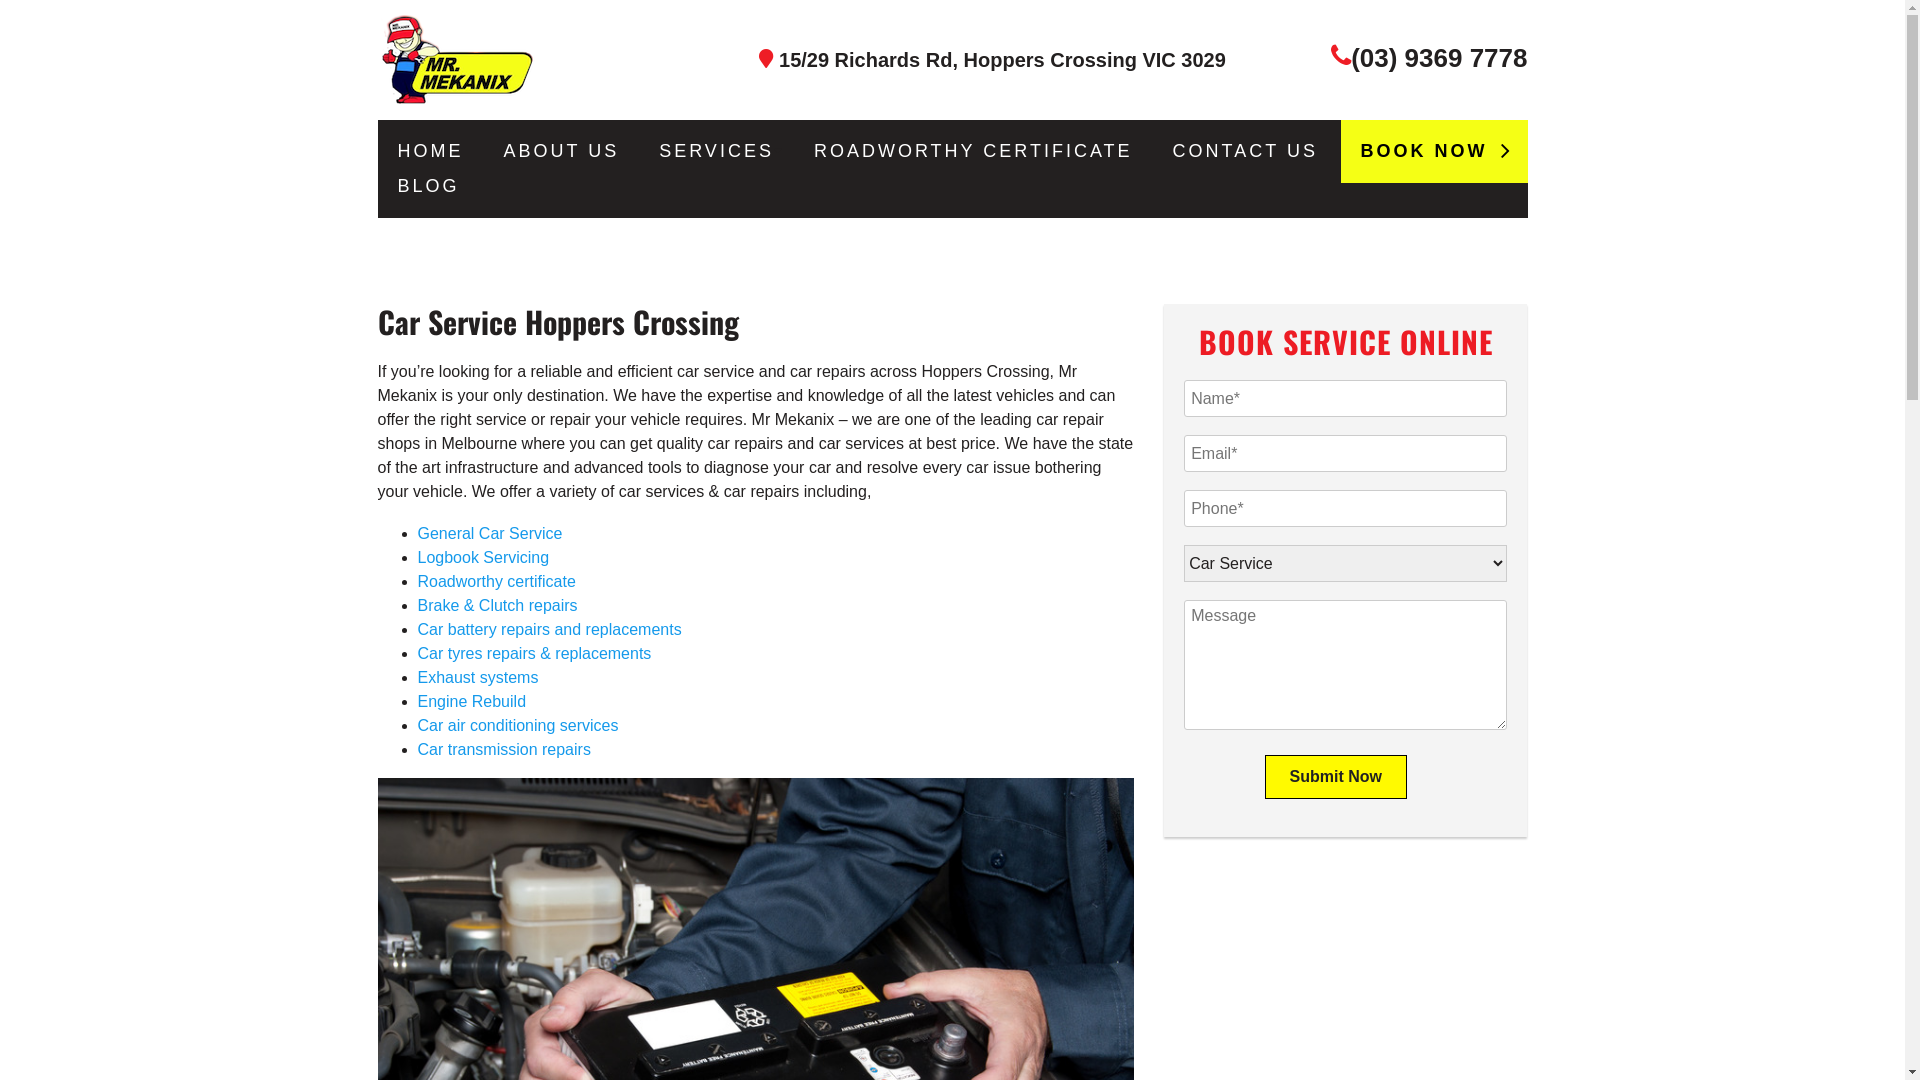 The image size is (1920, 1080). Describe the element at coordinates (1438, 56) in the screenshot. I see `'(03) 9369 7778'` at that location.